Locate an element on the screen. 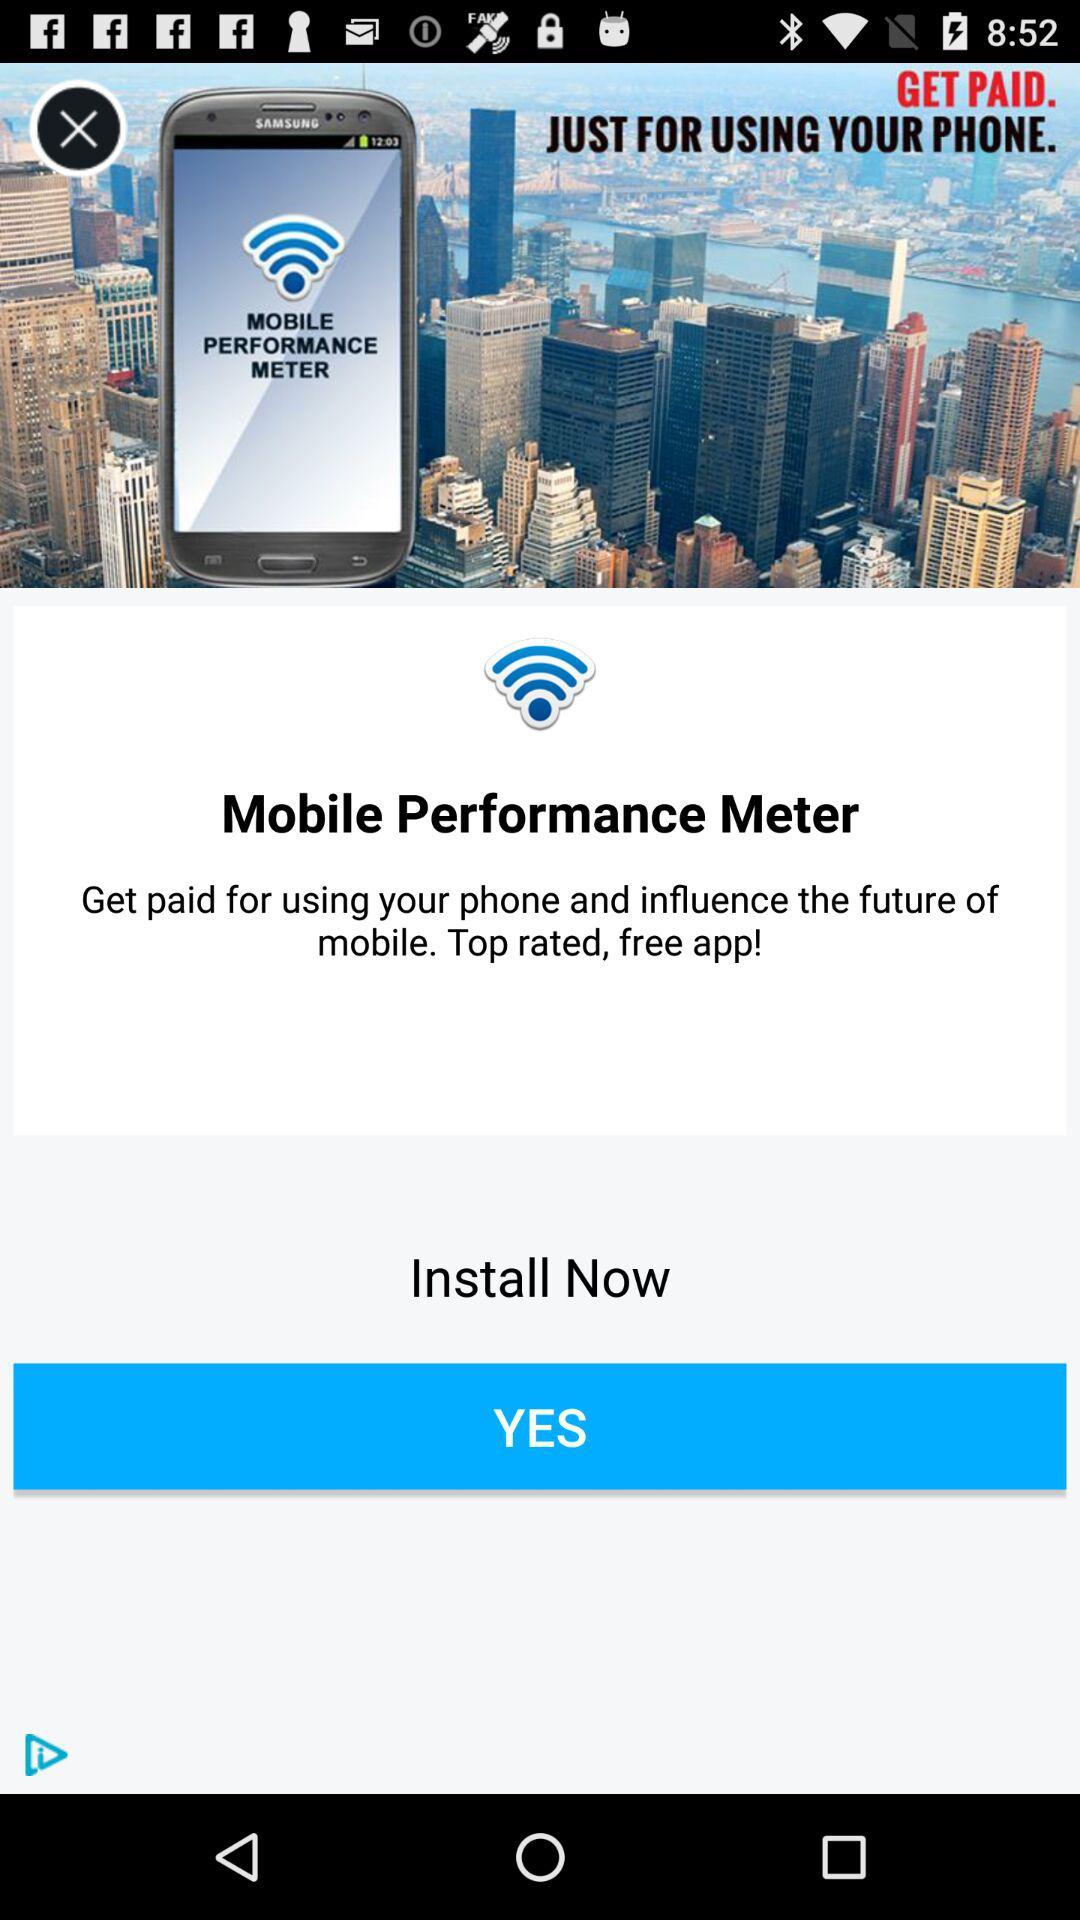 This screenshot has width=1080, height=1920. the item below the get paid for app is located at coordinates (540, 1275).